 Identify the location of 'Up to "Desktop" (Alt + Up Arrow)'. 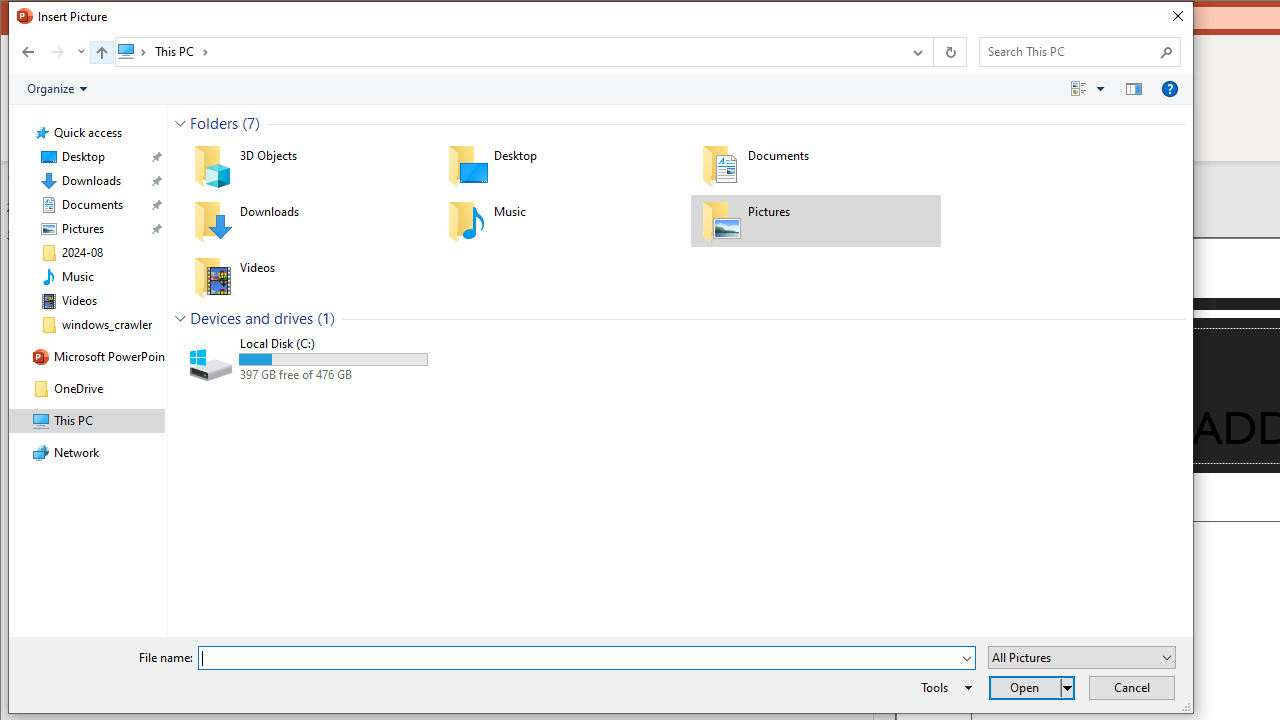
(100, 51).